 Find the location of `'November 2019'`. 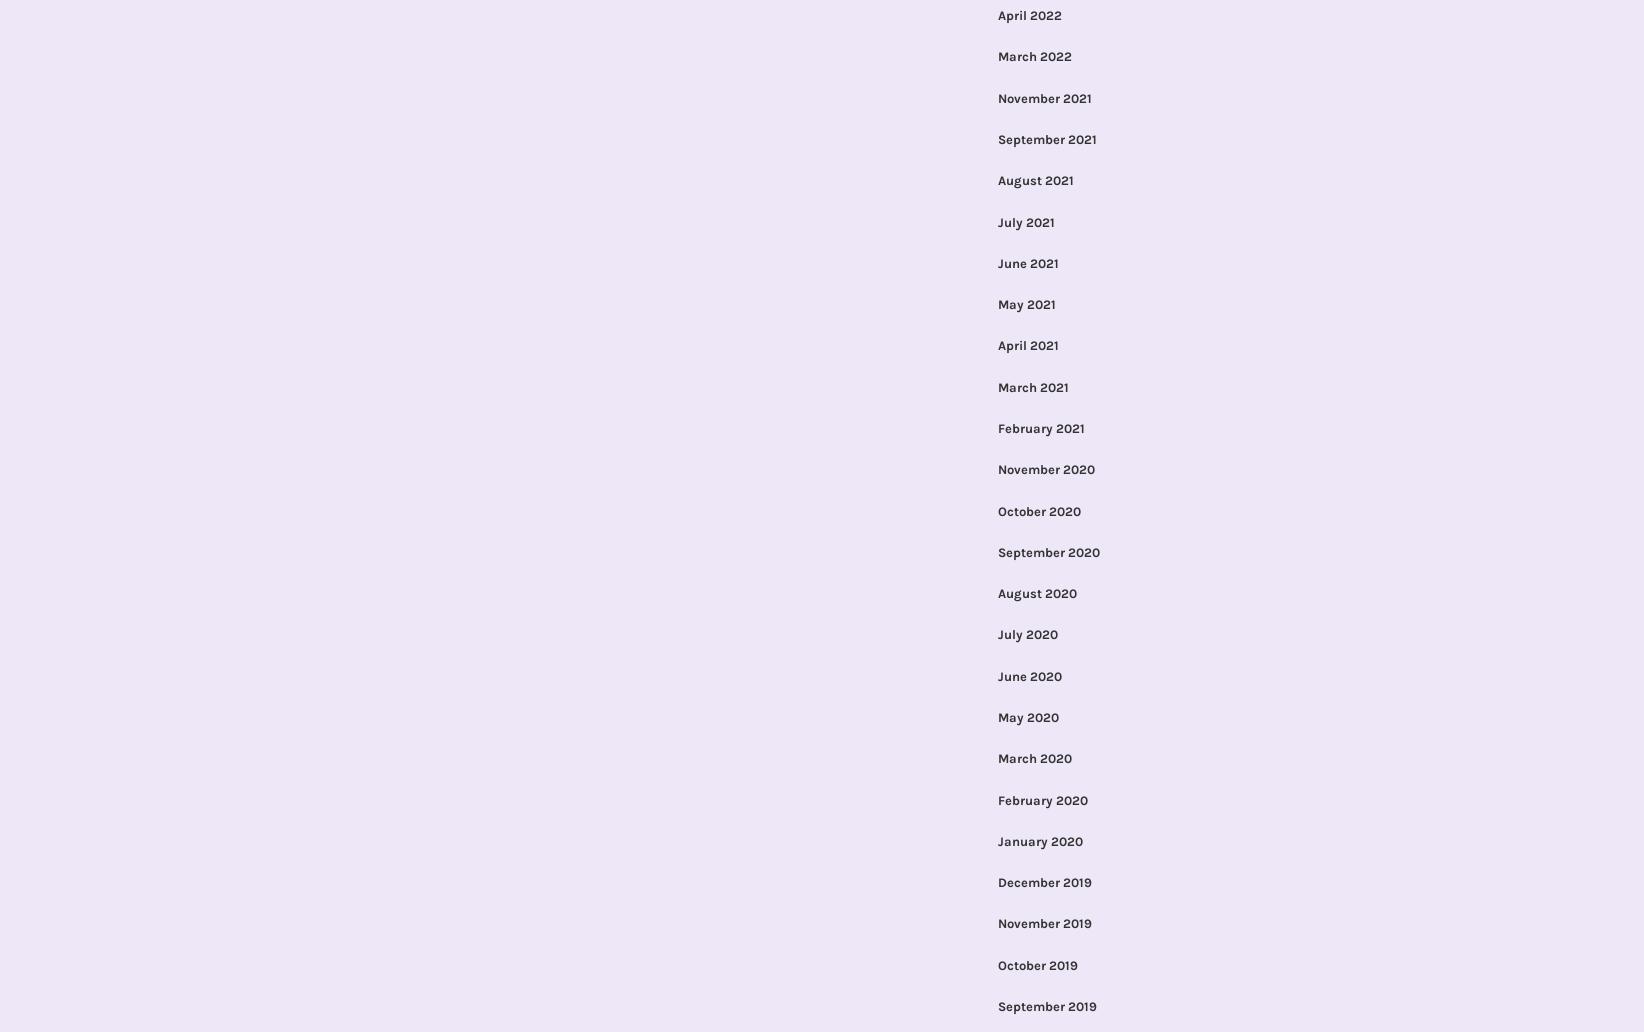

'November 2019' is located at coordinates (1043, 922).